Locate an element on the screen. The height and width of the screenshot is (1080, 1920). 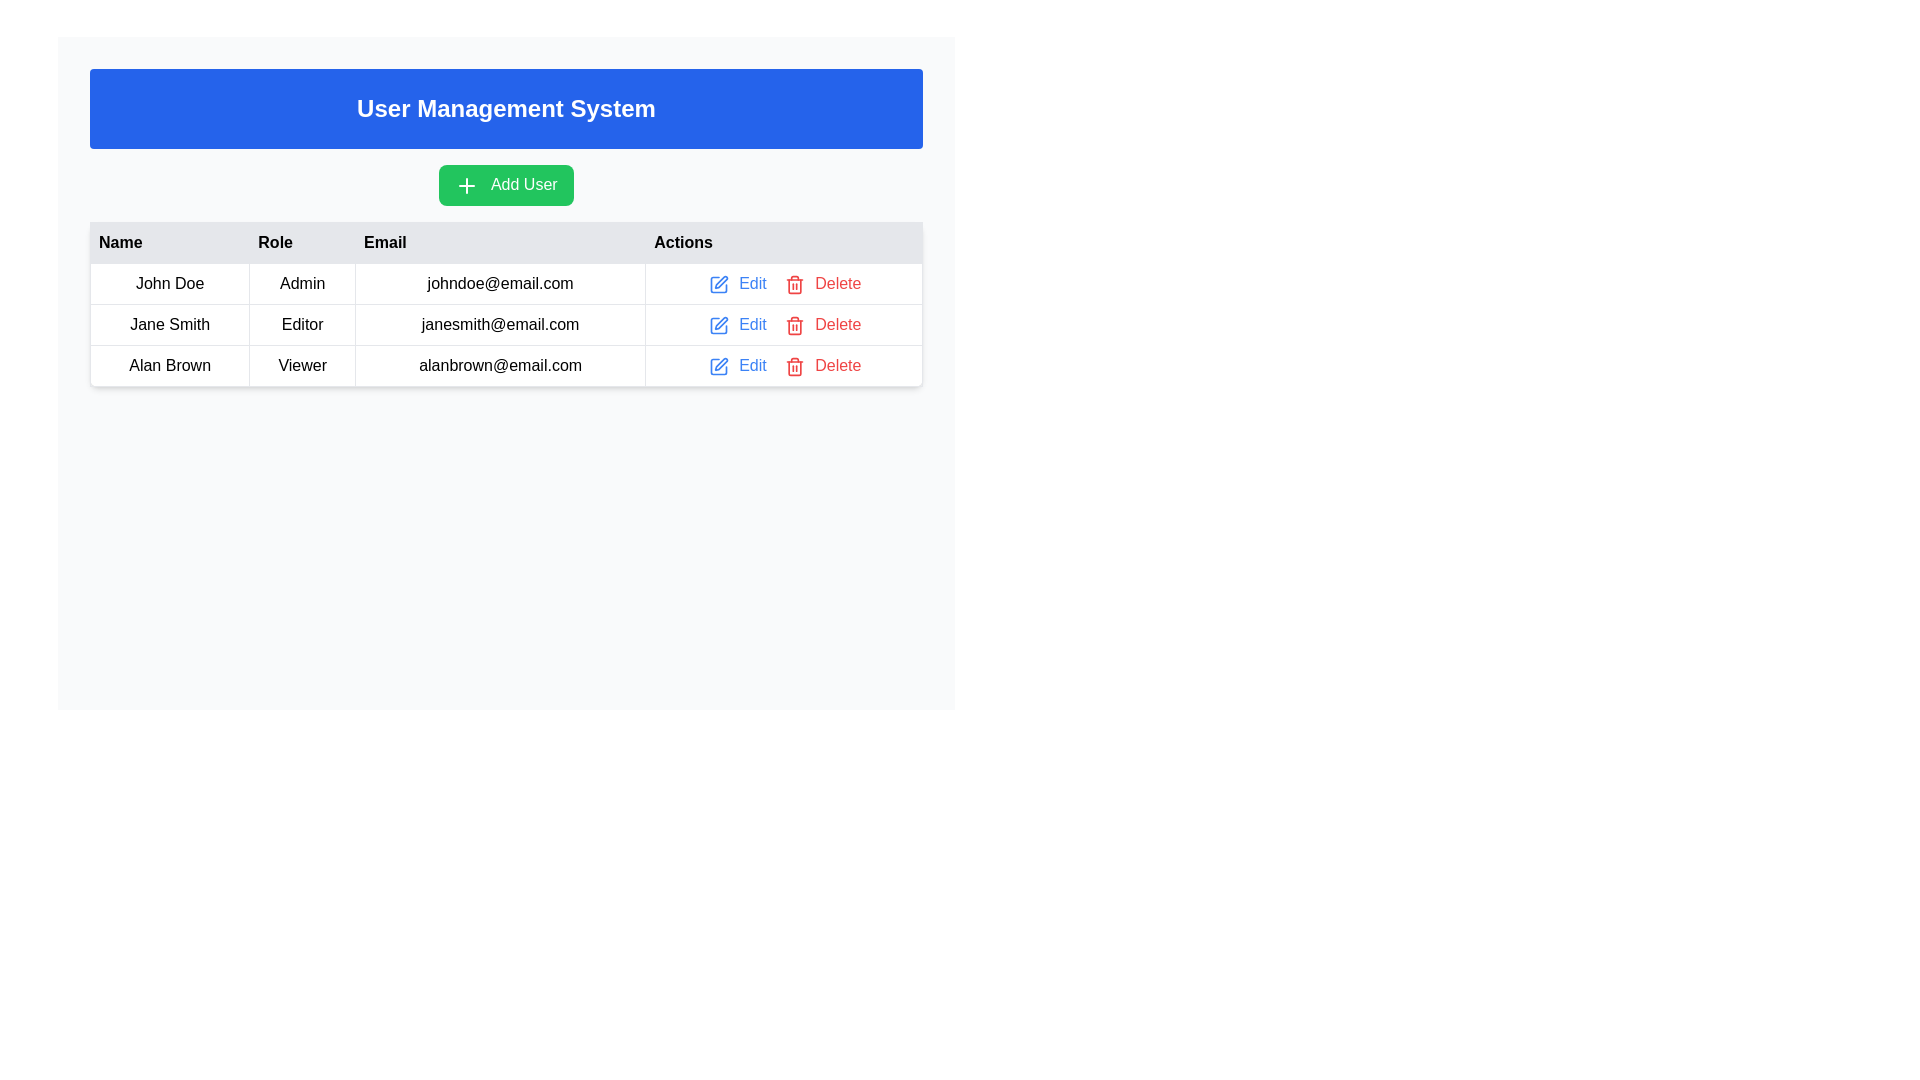
the static text label displaying 'Admin' for the user 'John Doe' in the user management table is located at coordinates (301, 283).